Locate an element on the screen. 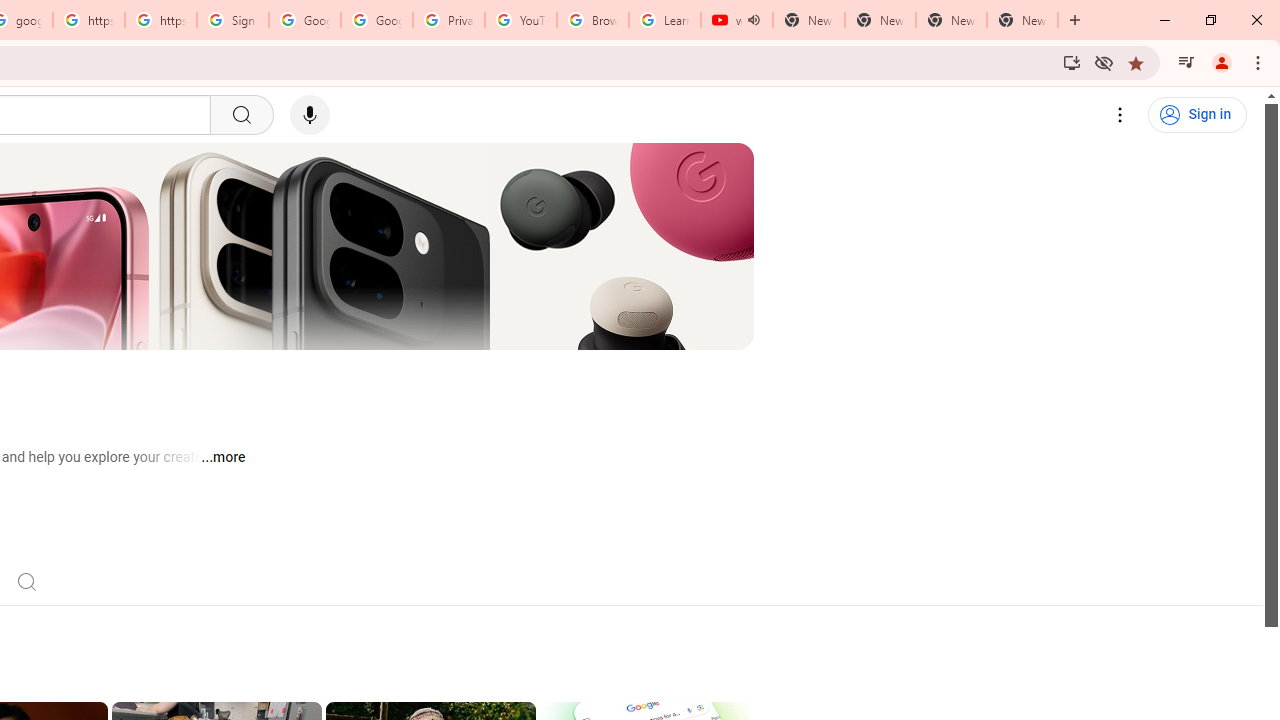  'Bookmark this tab' is located at coordinates (1136, 61).